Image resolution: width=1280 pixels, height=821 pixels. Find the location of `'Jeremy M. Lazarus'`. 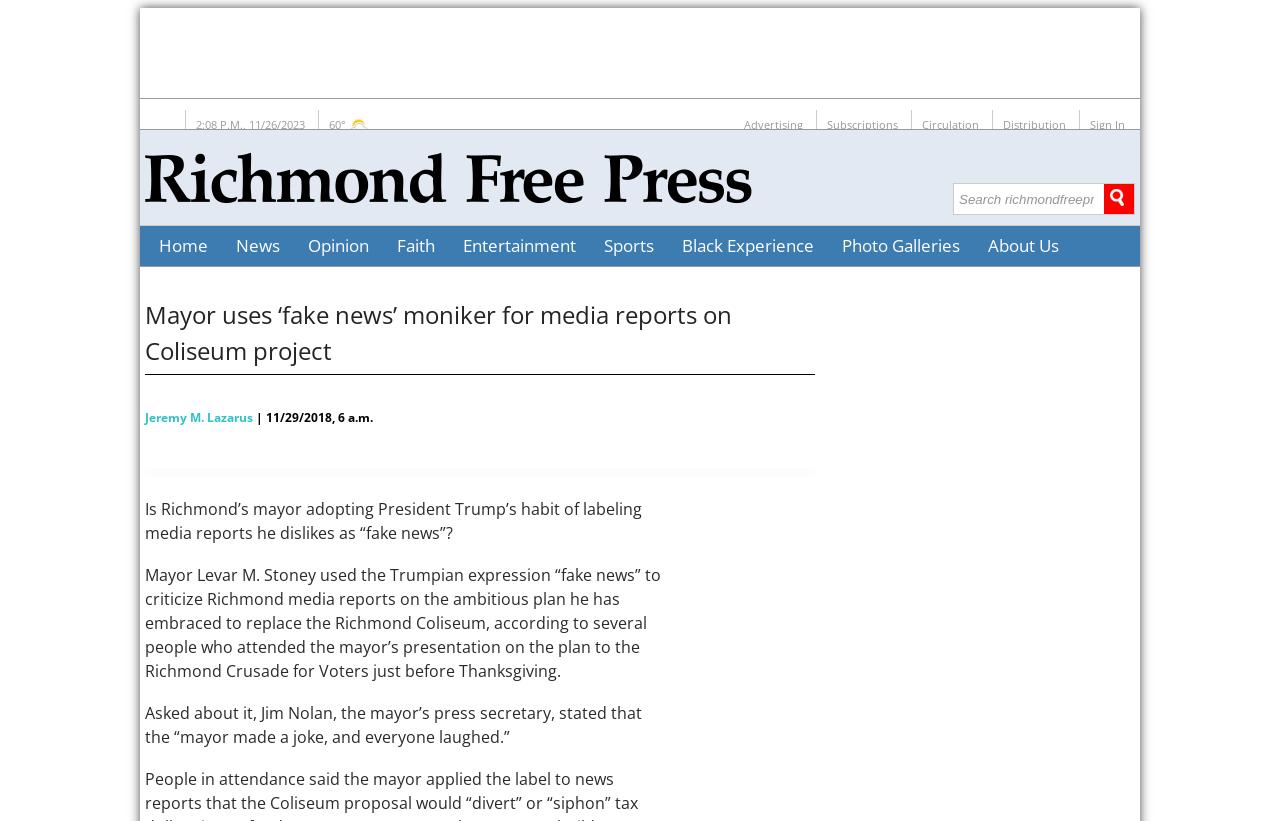

'Jeremy M. Lazarus' is located at coordinates (144, 416).